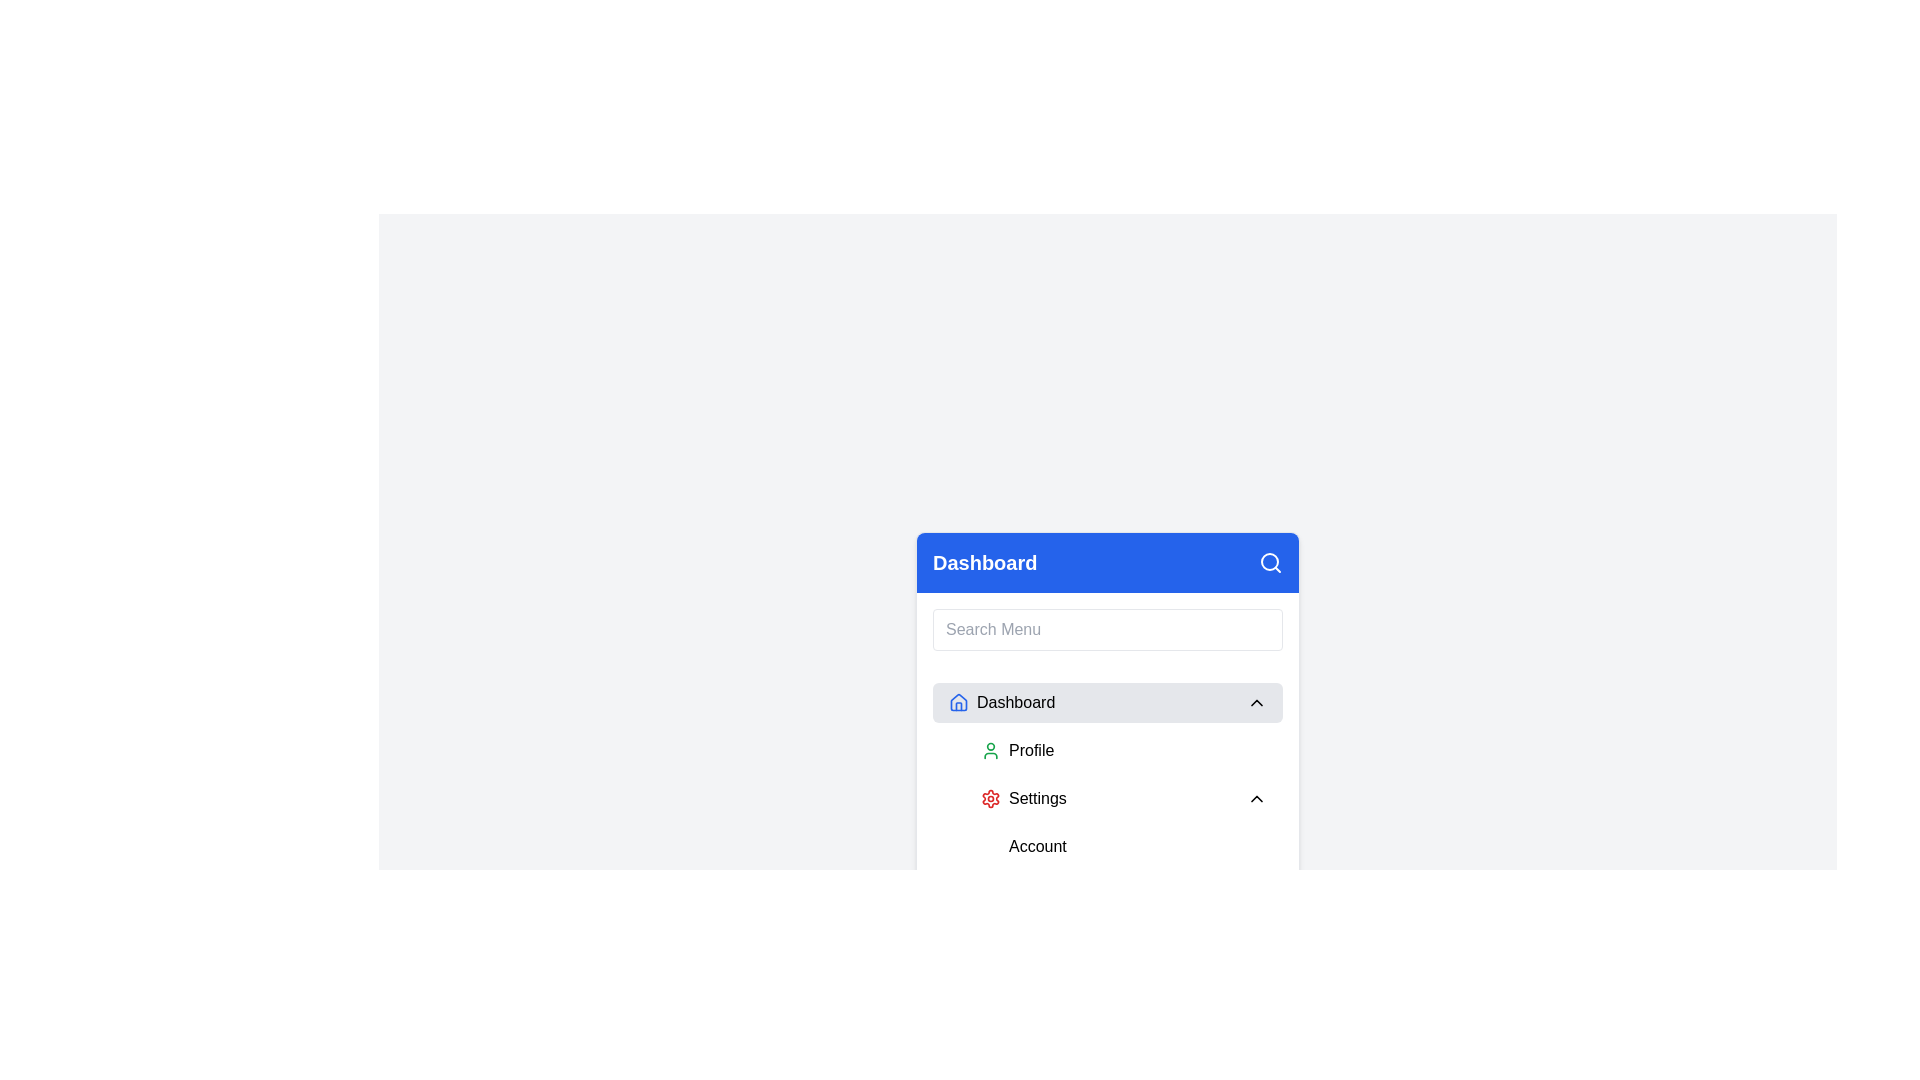  Describe the element at coordinates (1123, 867) in the screenshot. I see `the 'Account' menu item, which is the first sub-option under the 'Settings' grouping, to view its context menu` at that location.